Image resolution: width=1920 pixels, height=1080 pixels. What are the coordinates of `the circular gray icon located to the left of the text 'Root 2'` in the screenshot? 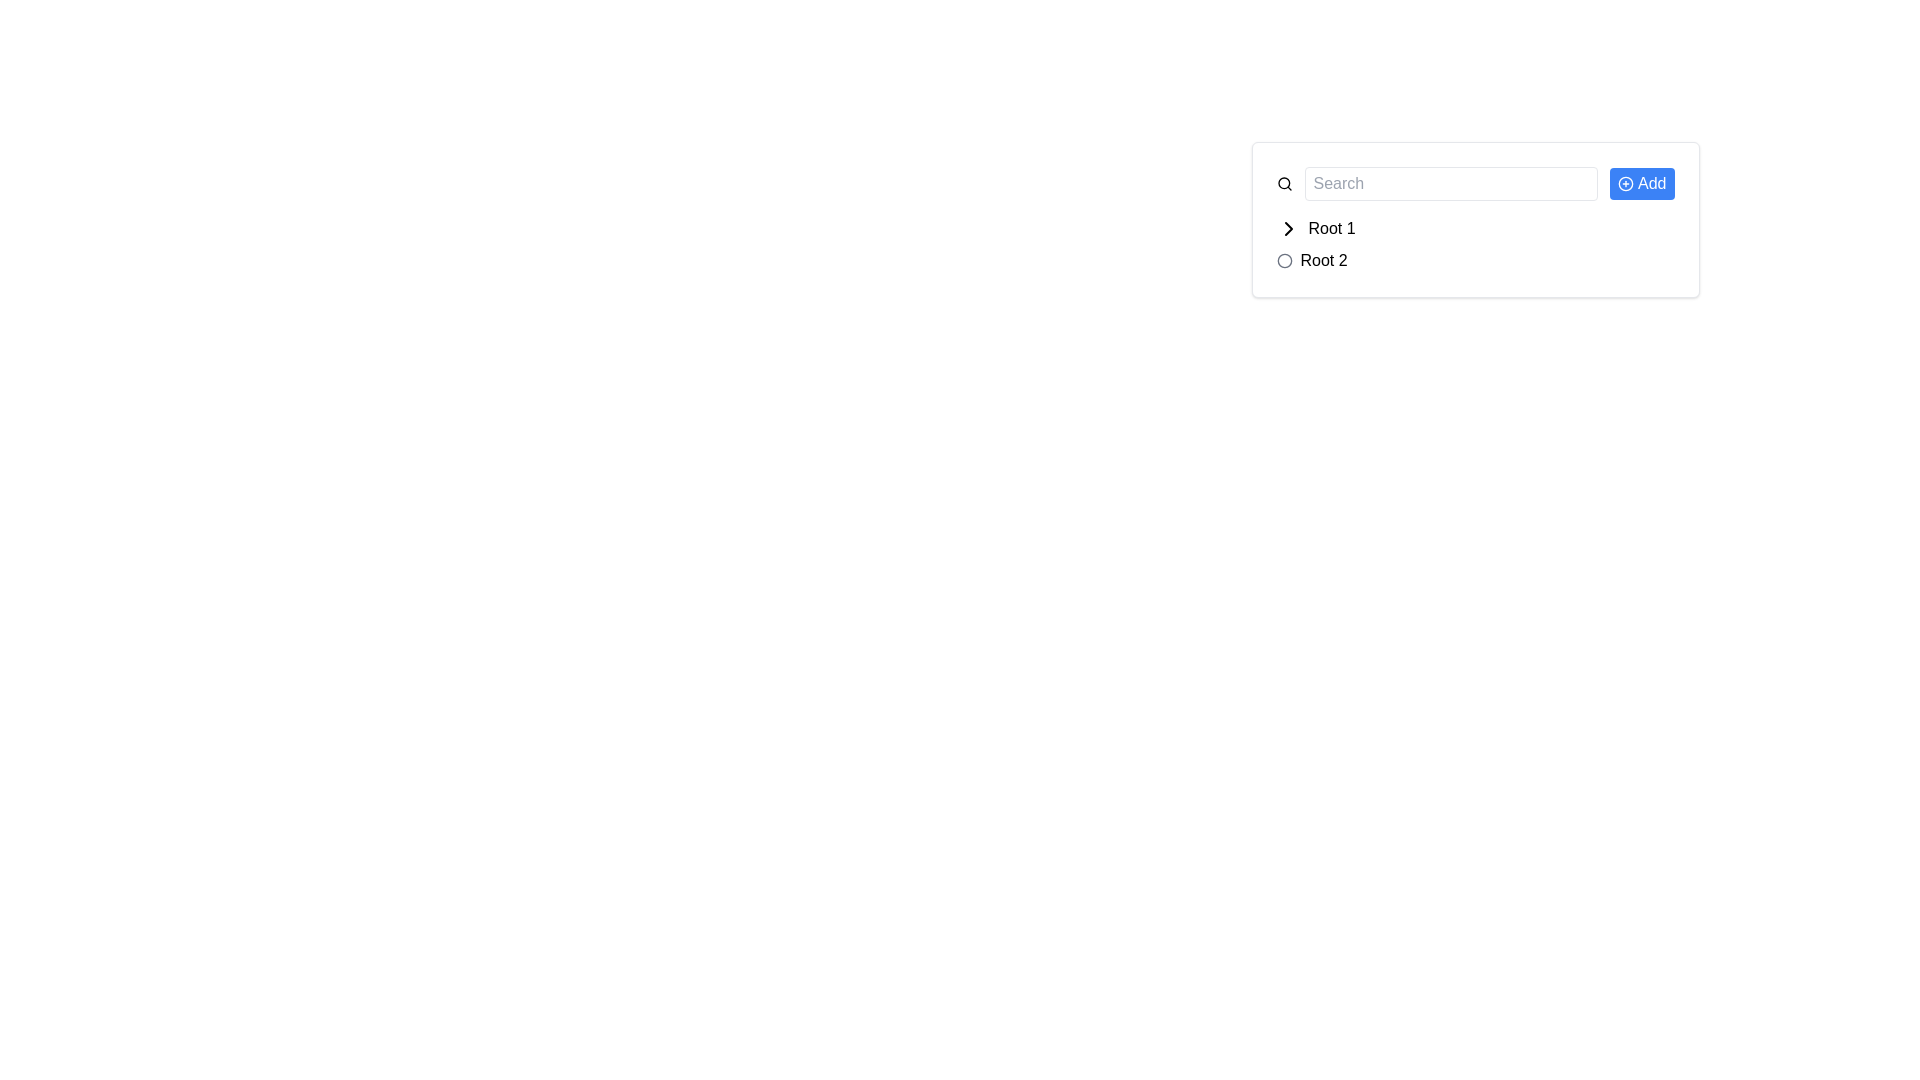 It's located at (1284, 260).